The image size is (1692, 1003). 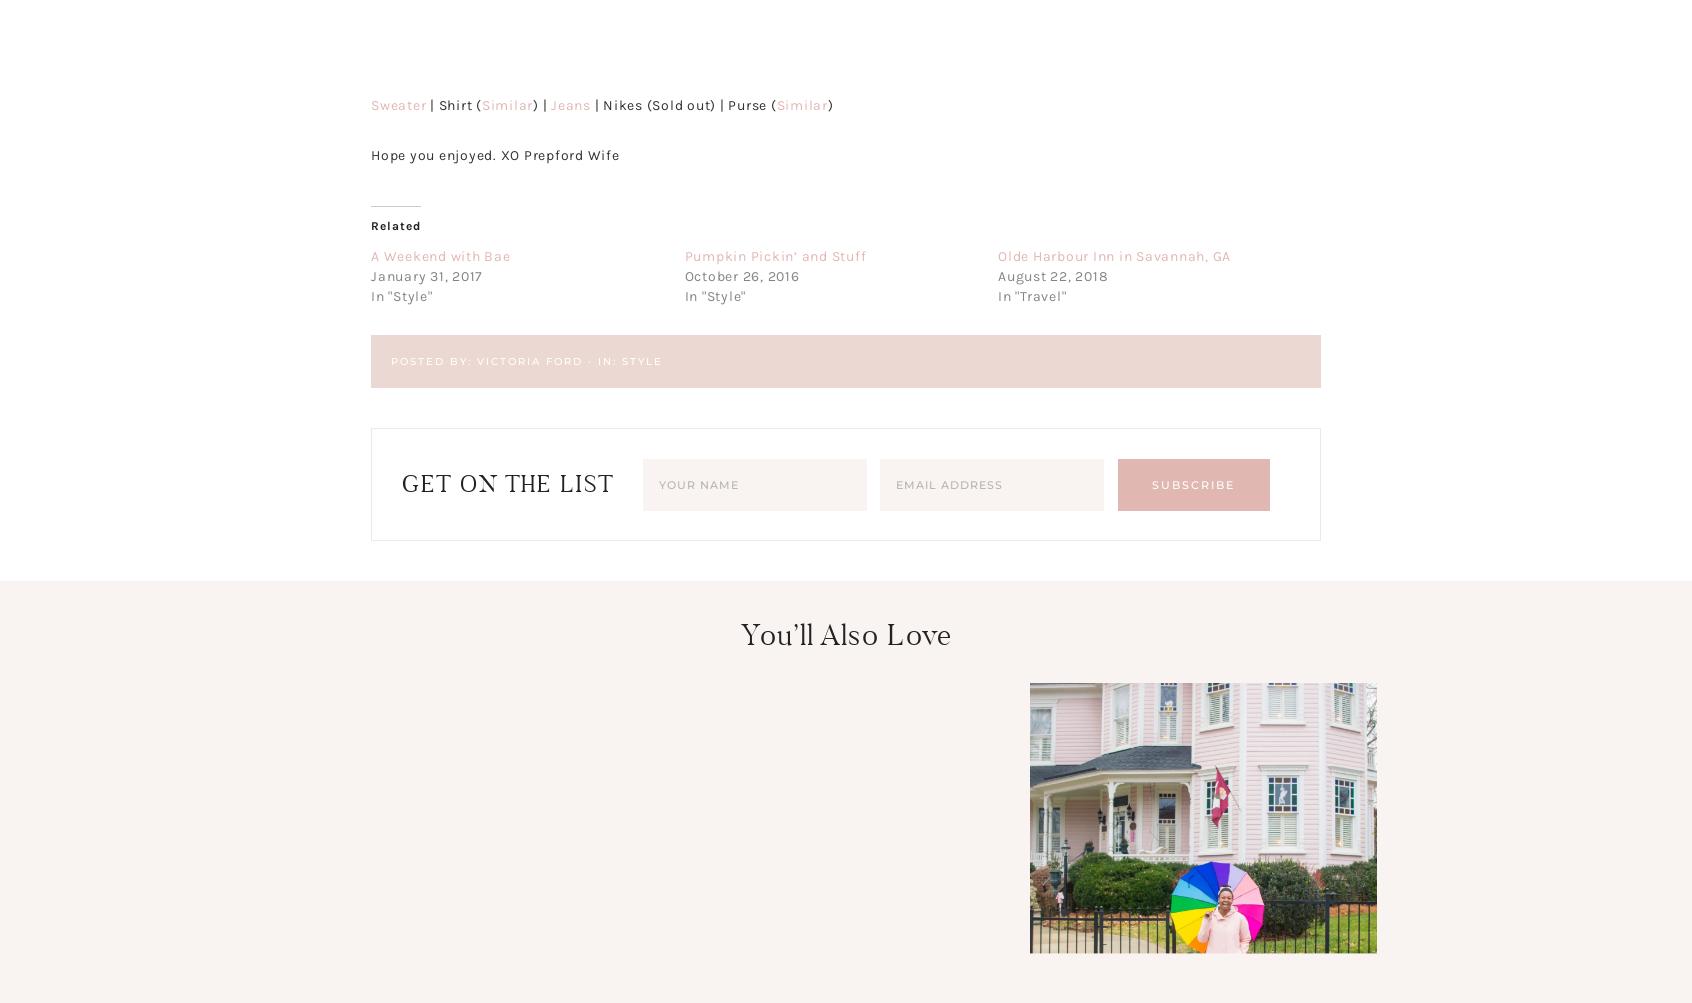 I want to click on ') |', so click(x=532, y=103).